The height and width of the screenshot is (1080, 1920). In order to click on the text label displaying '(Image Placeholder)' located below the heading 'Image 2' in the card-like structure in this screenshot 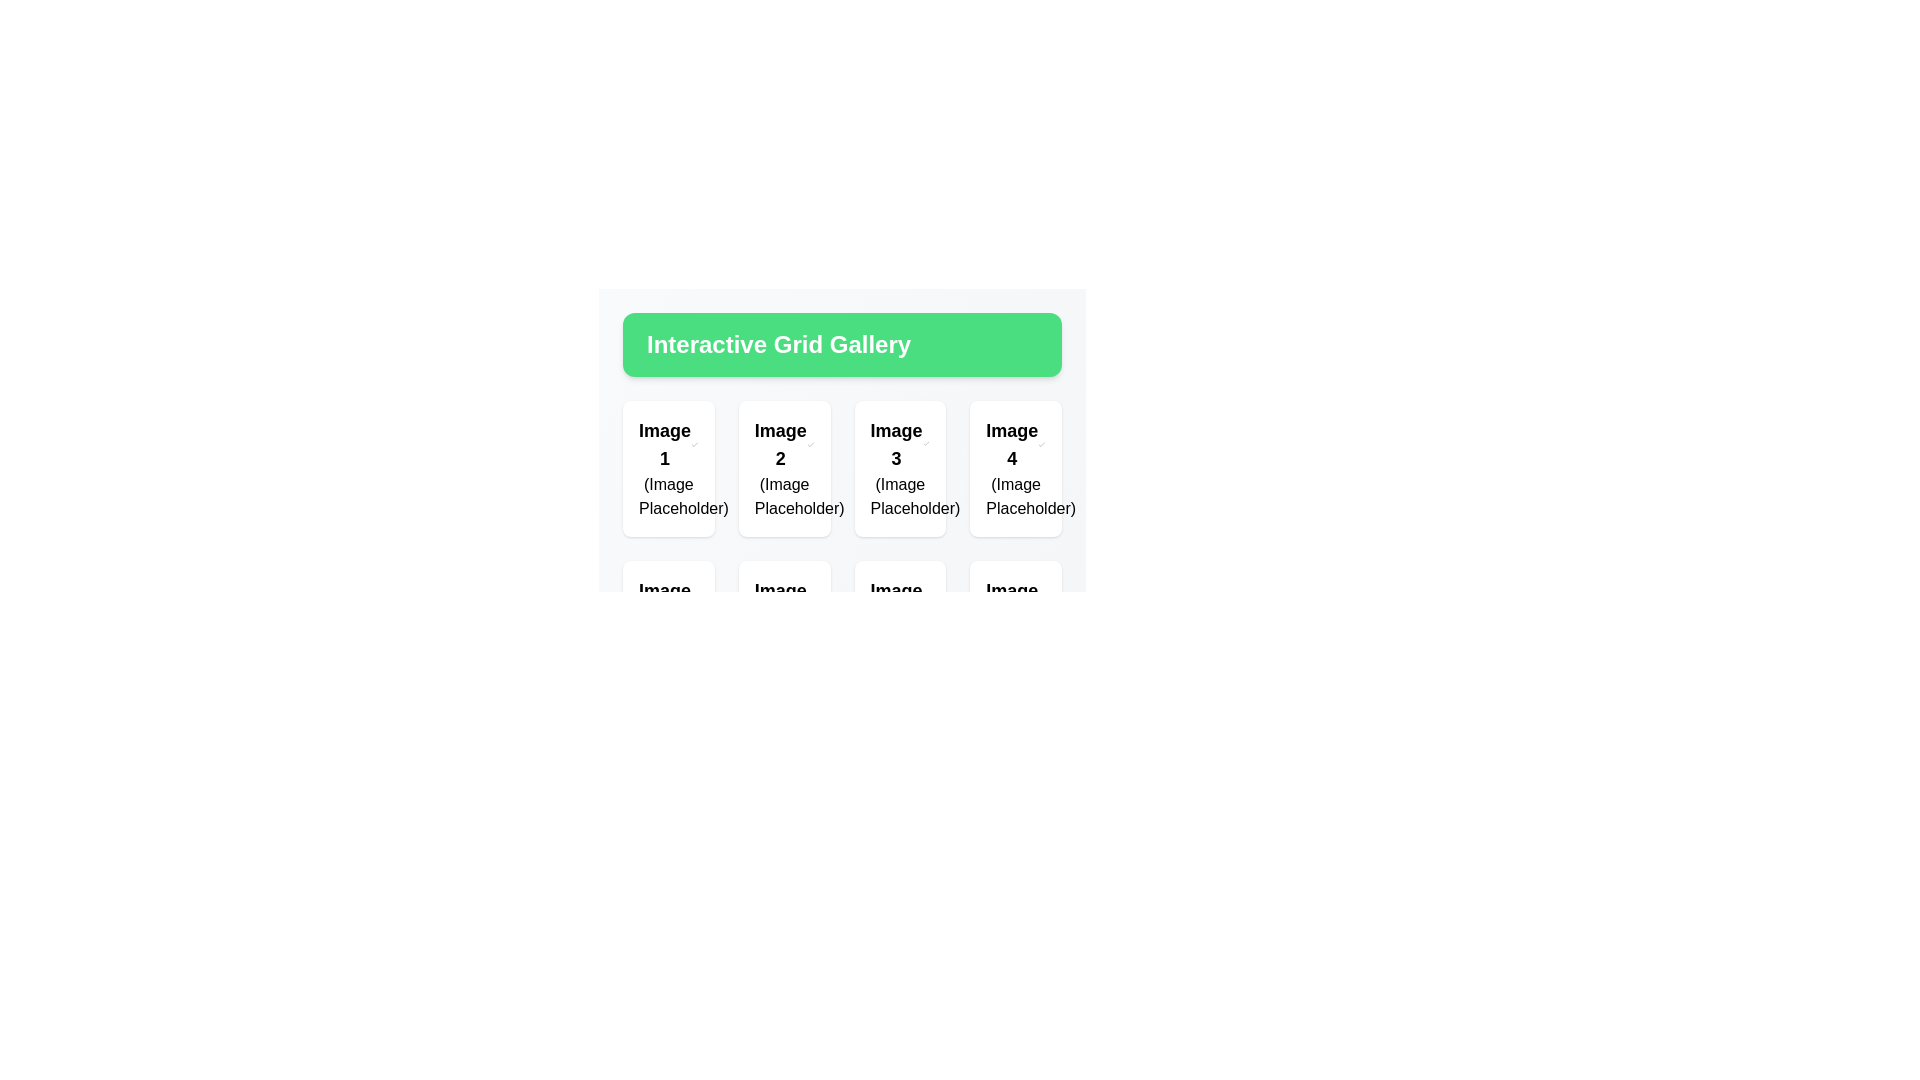, I will do `click(783, 496)`.